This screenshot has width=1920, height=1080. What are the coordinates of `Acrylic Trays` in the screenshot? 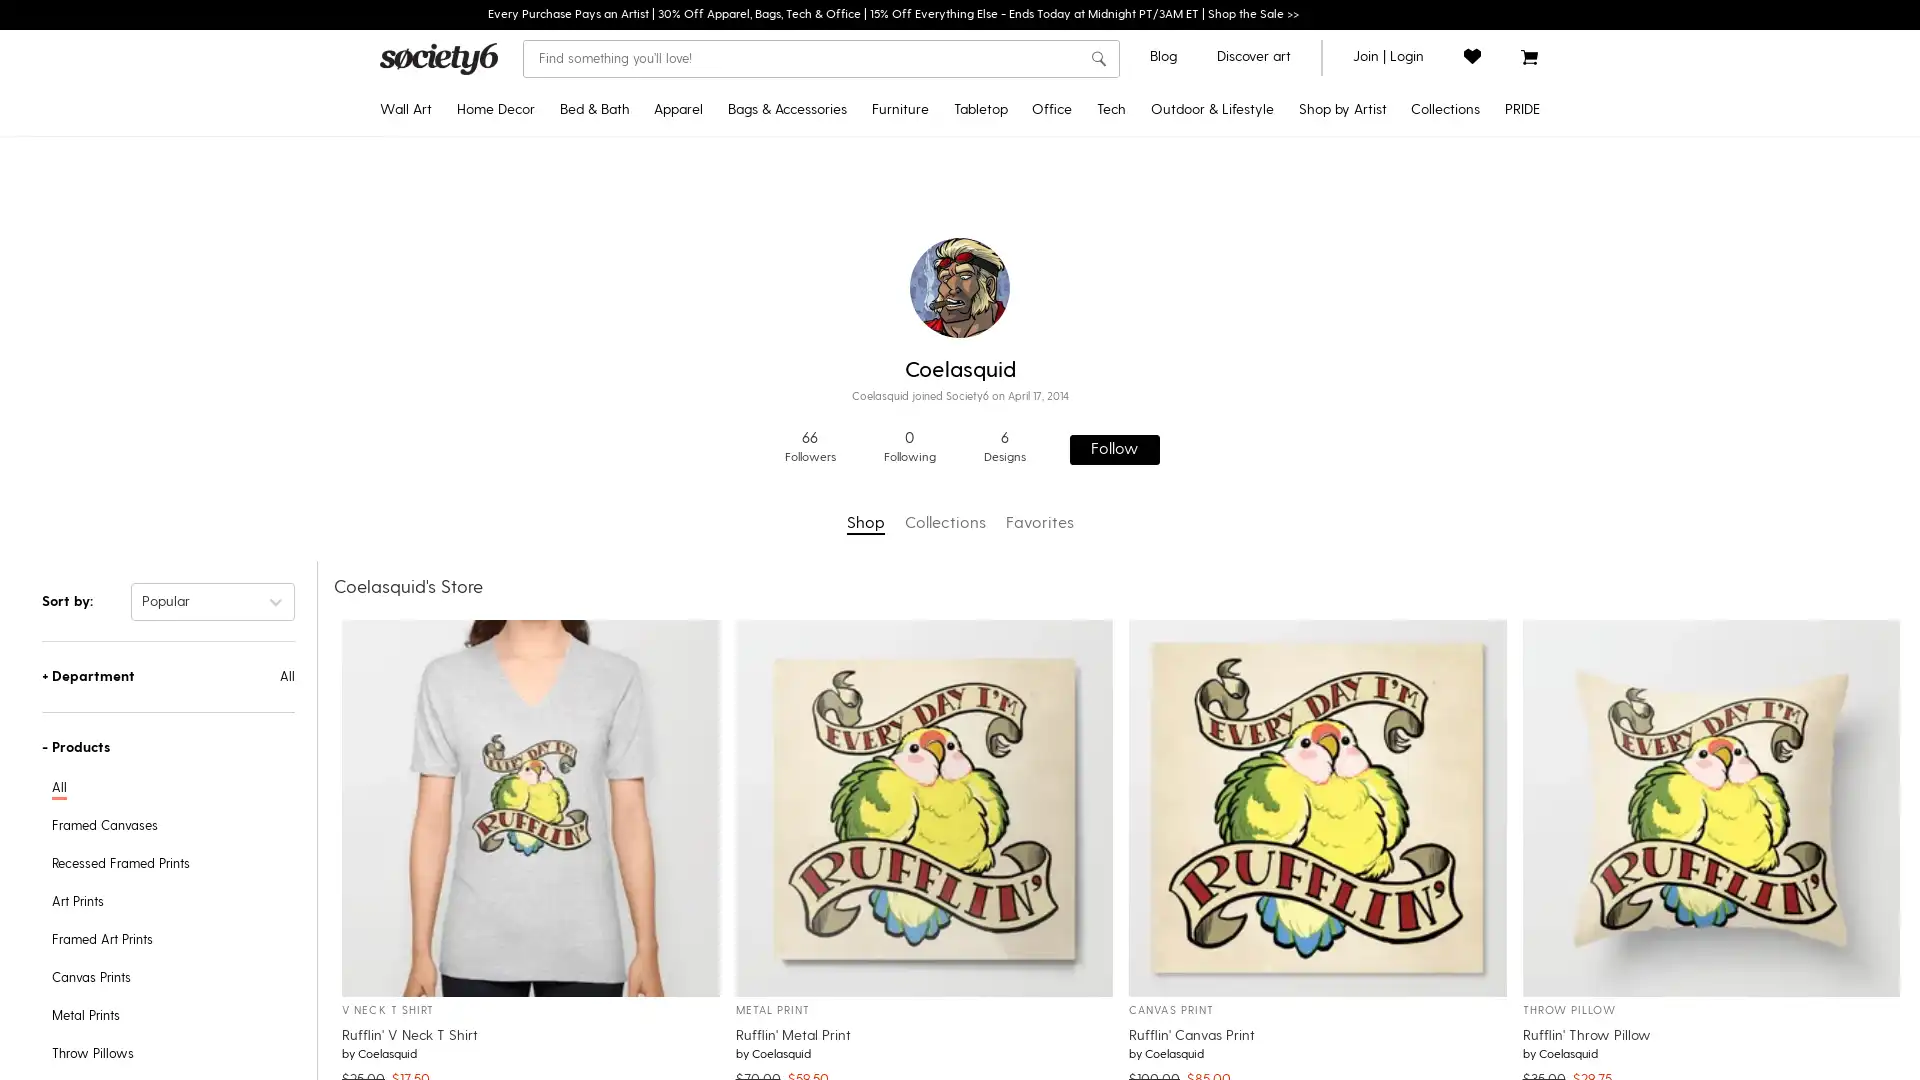 It's located at (1101, 289).